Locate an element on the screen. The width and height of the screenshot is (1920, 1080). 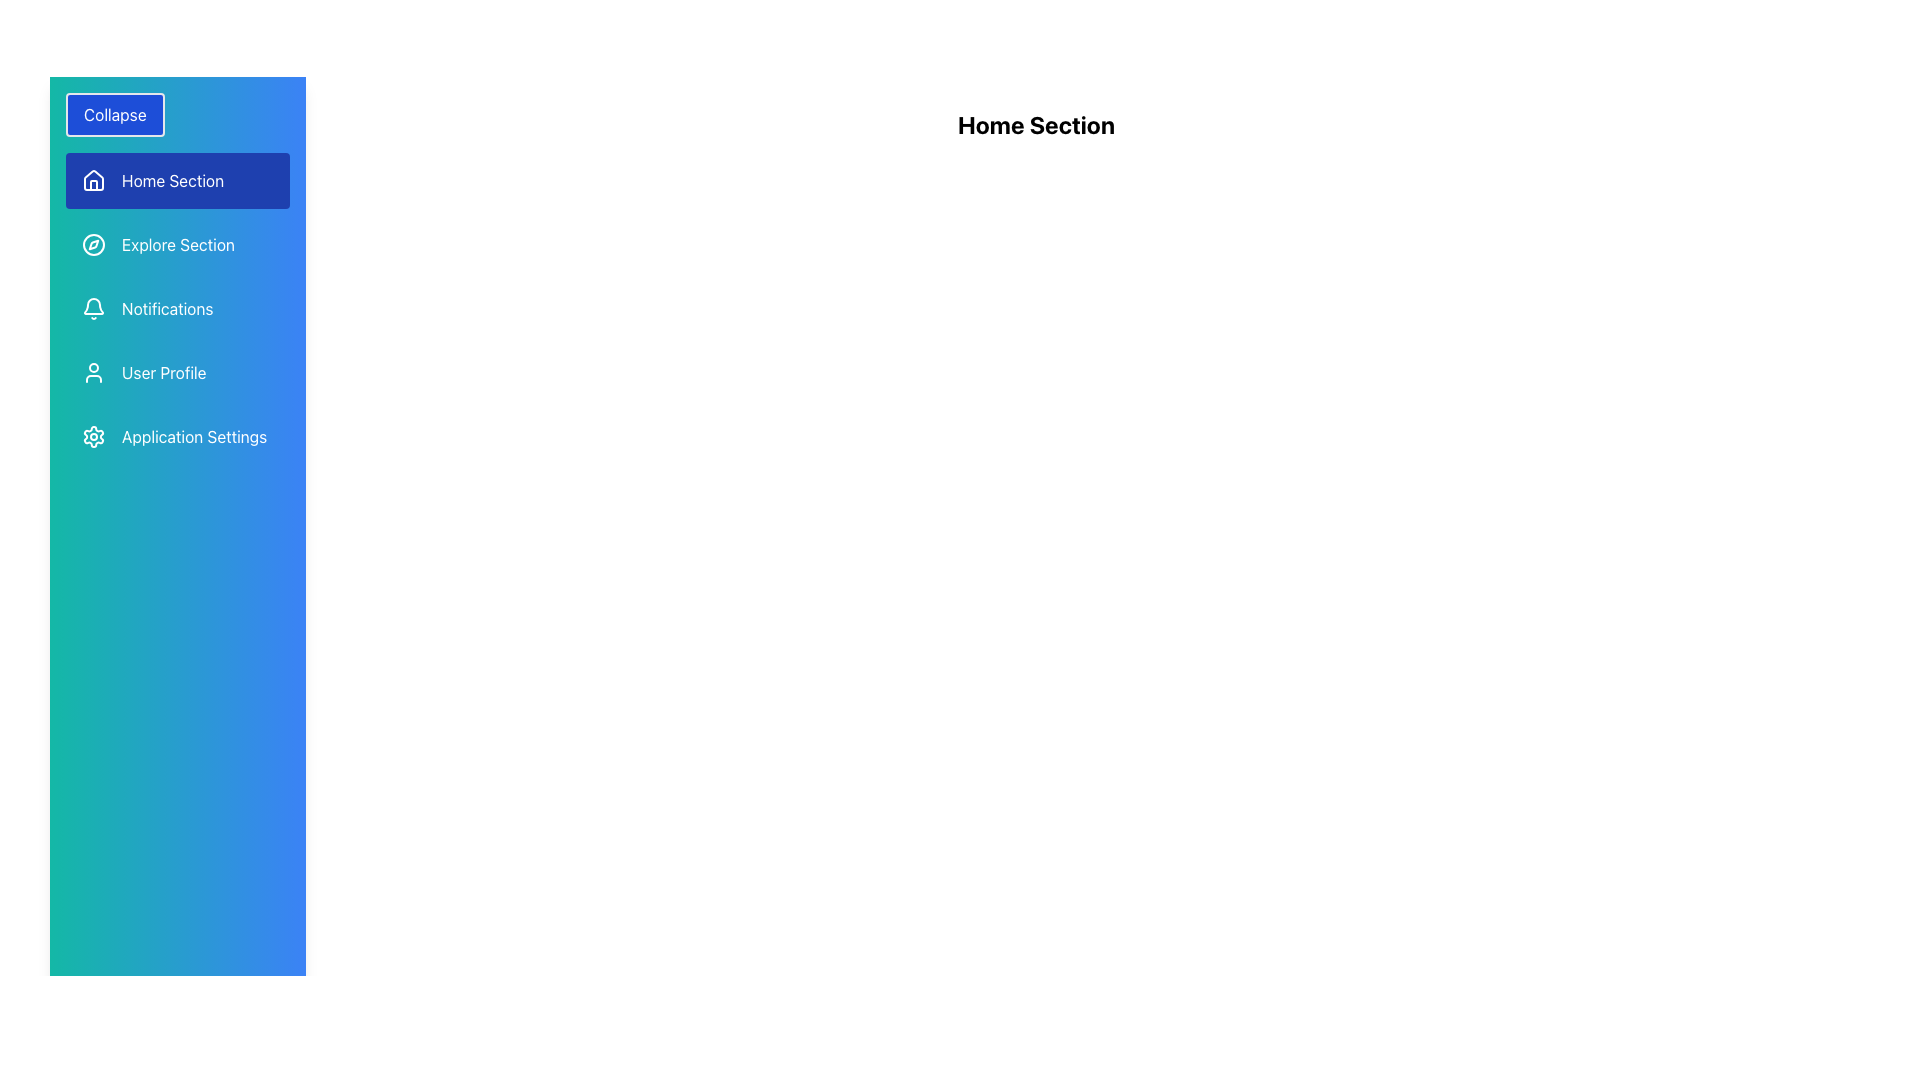
the circular compass icon located in the sidebar menu, positioned above the 'Notifications' entry and below the 'Home Section' entry, to the left of the 'Explore Section' label is located at coordinates (93, 244).